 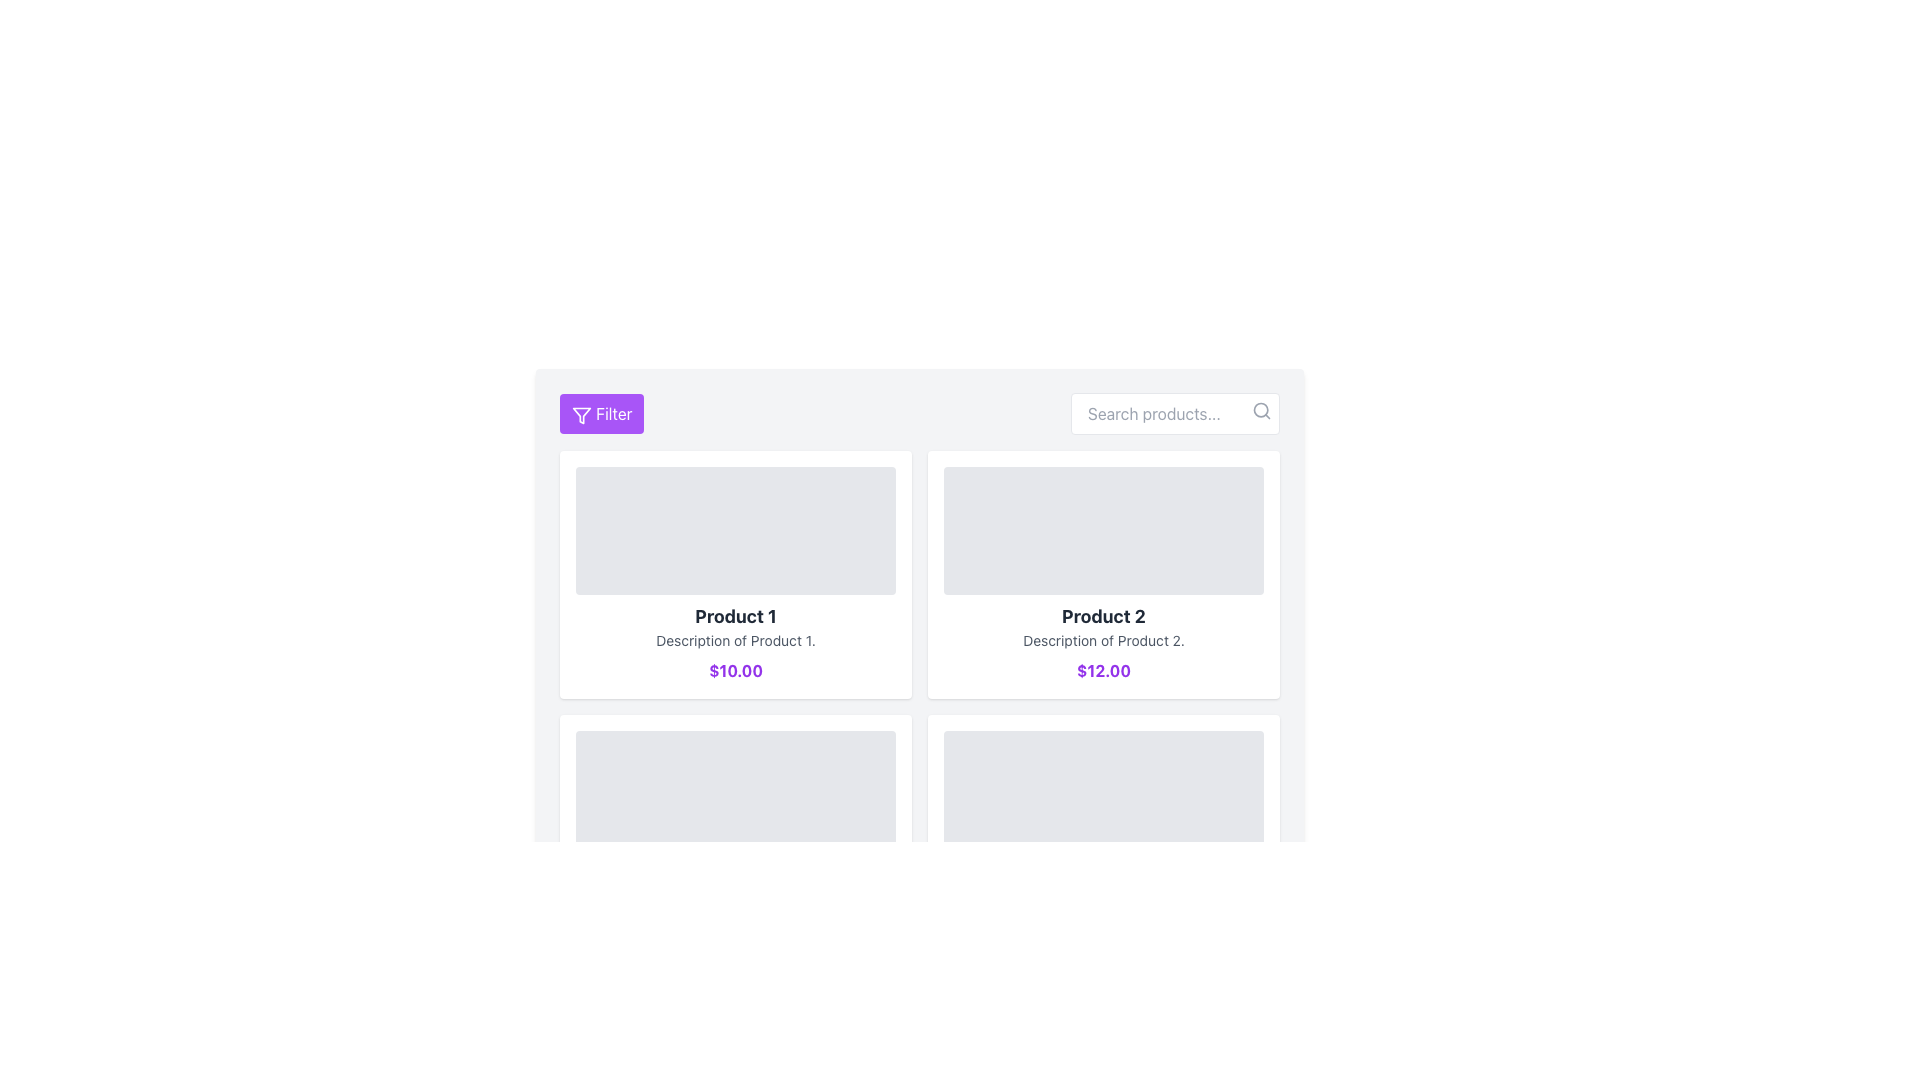 What do you see at coordinates (1261, 410) in the screenshot?
I see `the magnifying glass icon located at the top-right corner of the search input box` at bounding box center [1261, 410].